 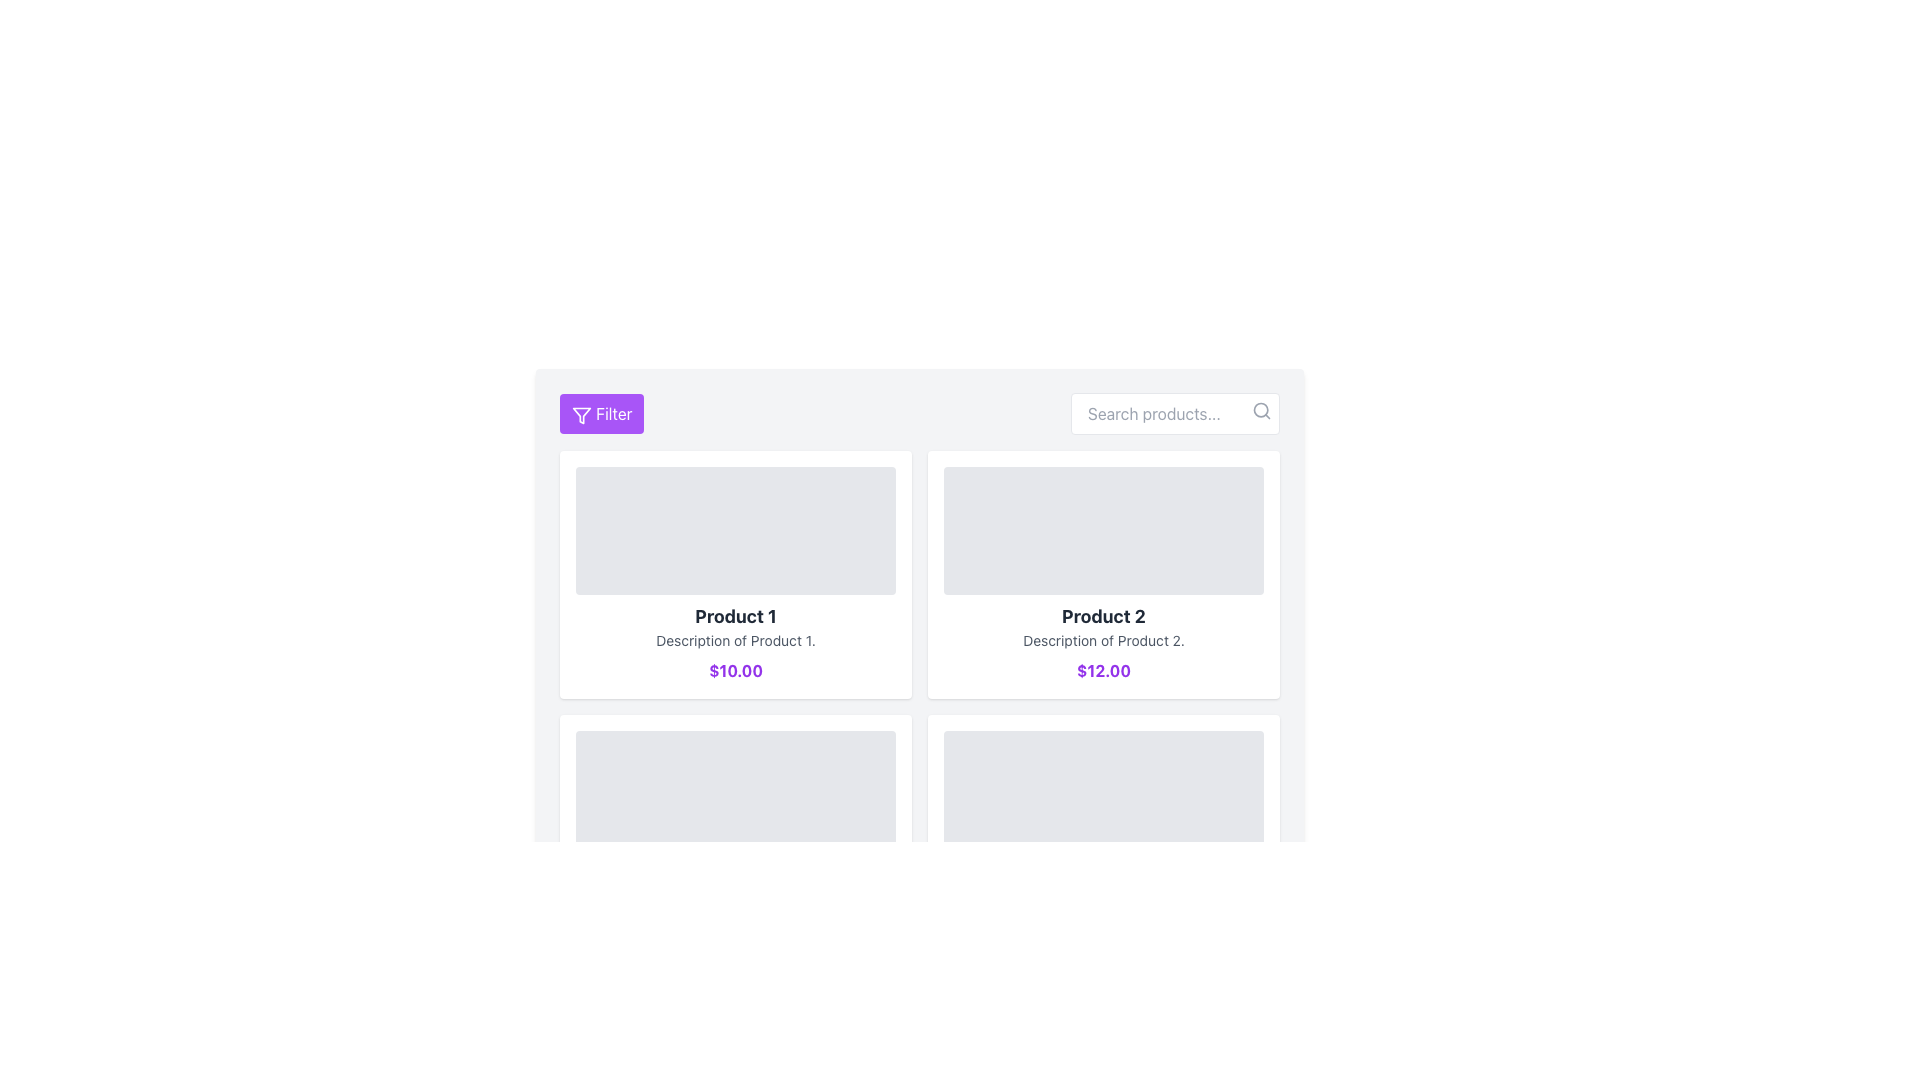 What do you see at coordinates (1261, 410) in the screenshot?
I see `the magnifying glass icon located at the top-right corner of the search input box` at bounding box center [1261, 410].